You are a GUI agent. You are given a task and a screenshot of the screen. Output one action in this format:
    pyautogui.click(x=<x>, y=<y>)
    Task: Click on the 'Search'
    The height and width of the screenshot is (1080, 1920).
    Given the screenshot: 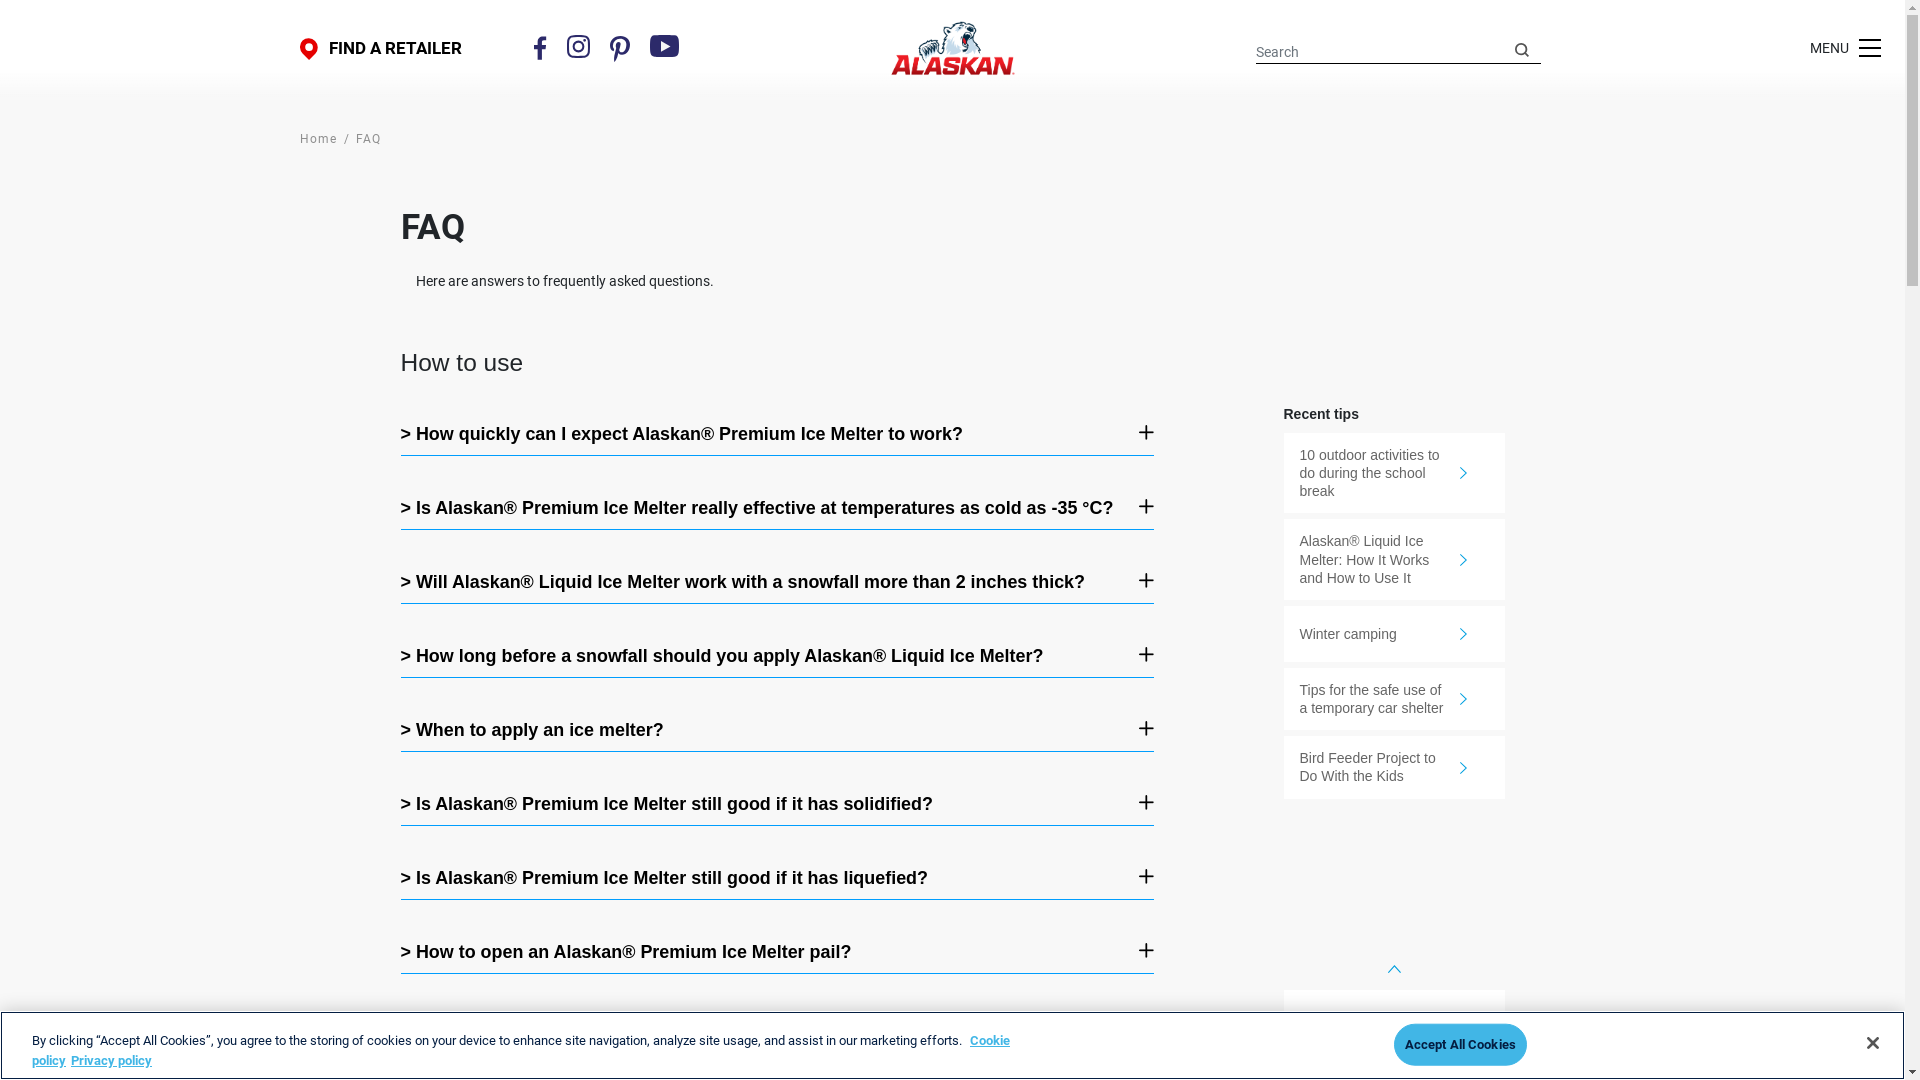 What is the action you would take?
    pyautogui.click(x=1520, y=48)
    